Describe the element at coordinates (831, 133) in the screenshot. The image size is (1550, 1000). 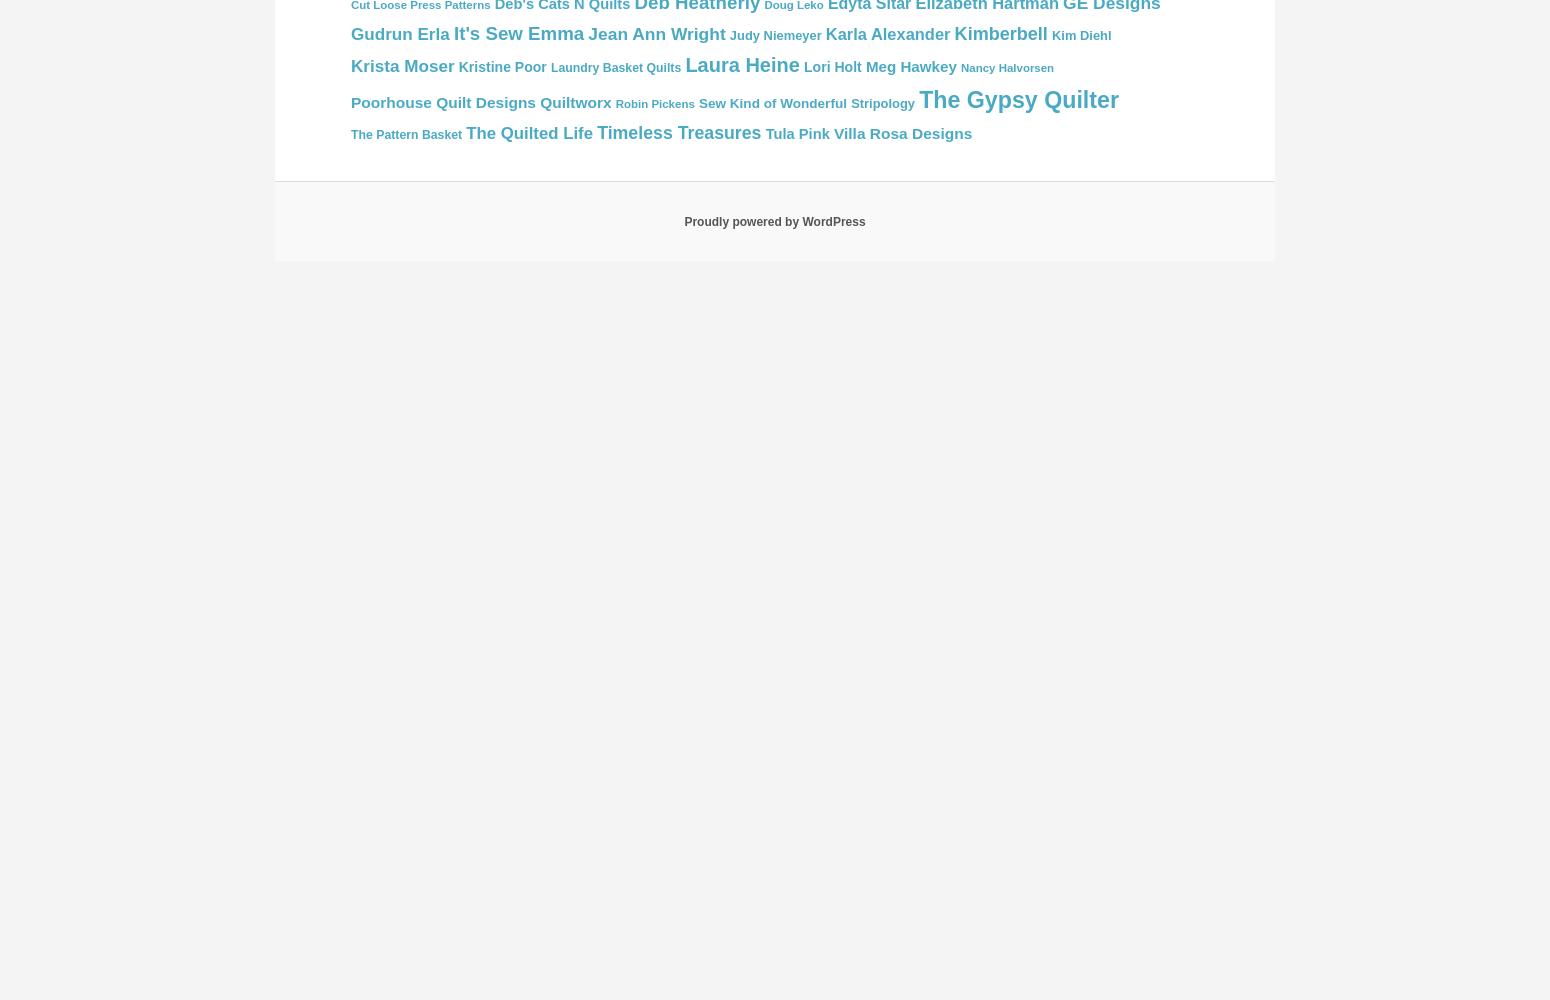
I see `'Villa Rosa Designs'` at that location.